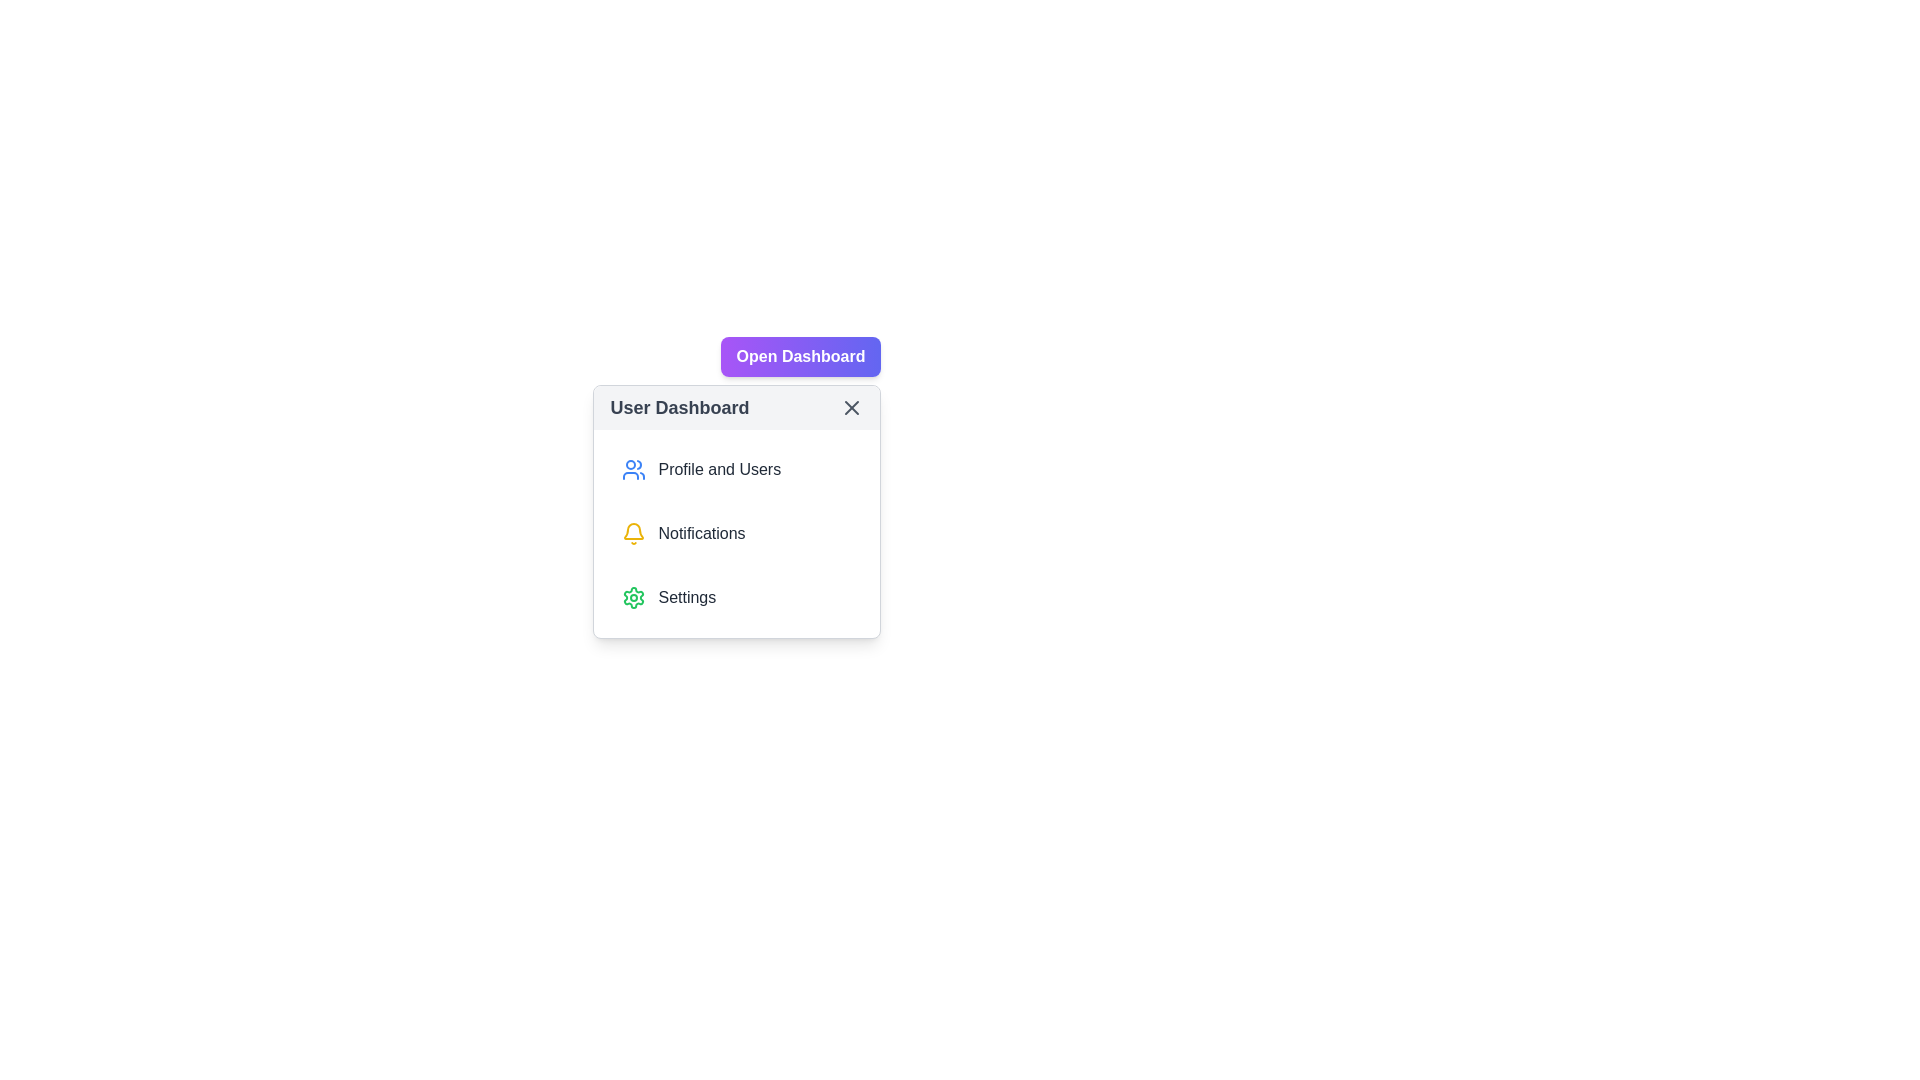 Image resolution: width=1920 pixels, height=1080 pixels. Describe the element at coordinates (633, 532) in the screenshot. I see `the bell-shaped notification icon with a yellow outline, located to the left of the 'Notifications' text in the User Dashboard menu` at that location.